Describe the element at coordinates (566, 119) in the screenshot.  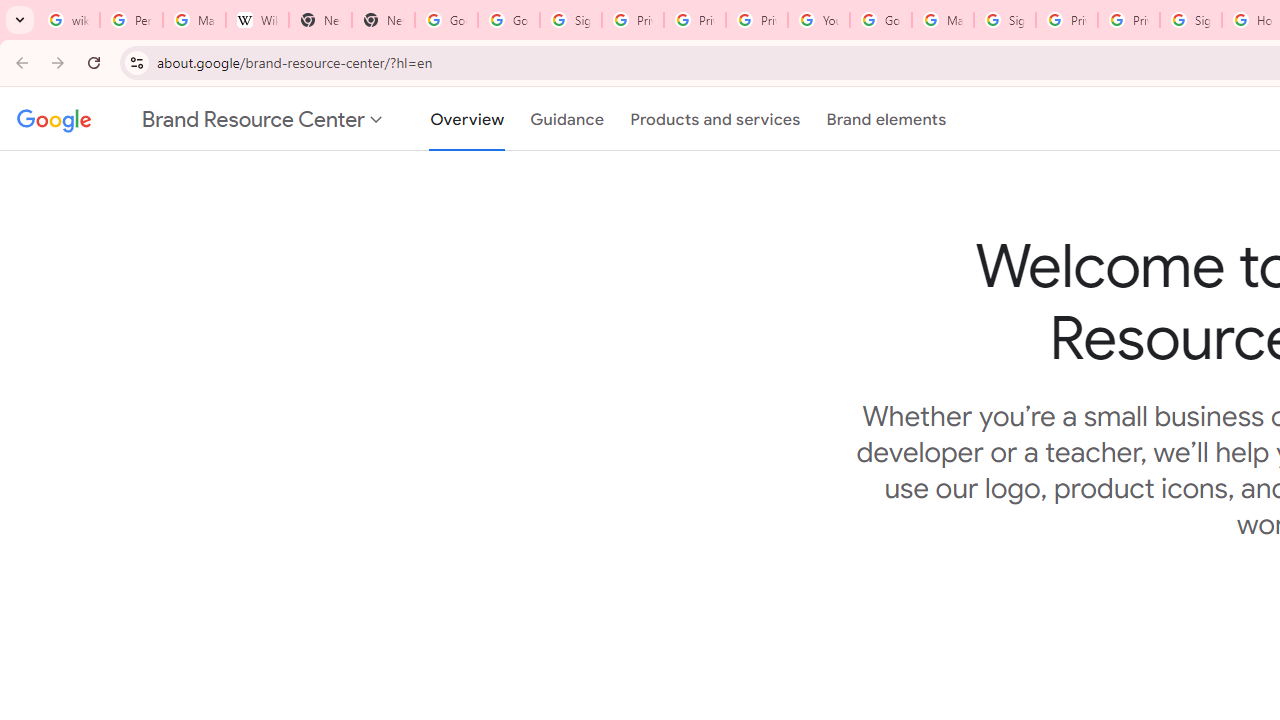
I see `'Guidance'` at that location.